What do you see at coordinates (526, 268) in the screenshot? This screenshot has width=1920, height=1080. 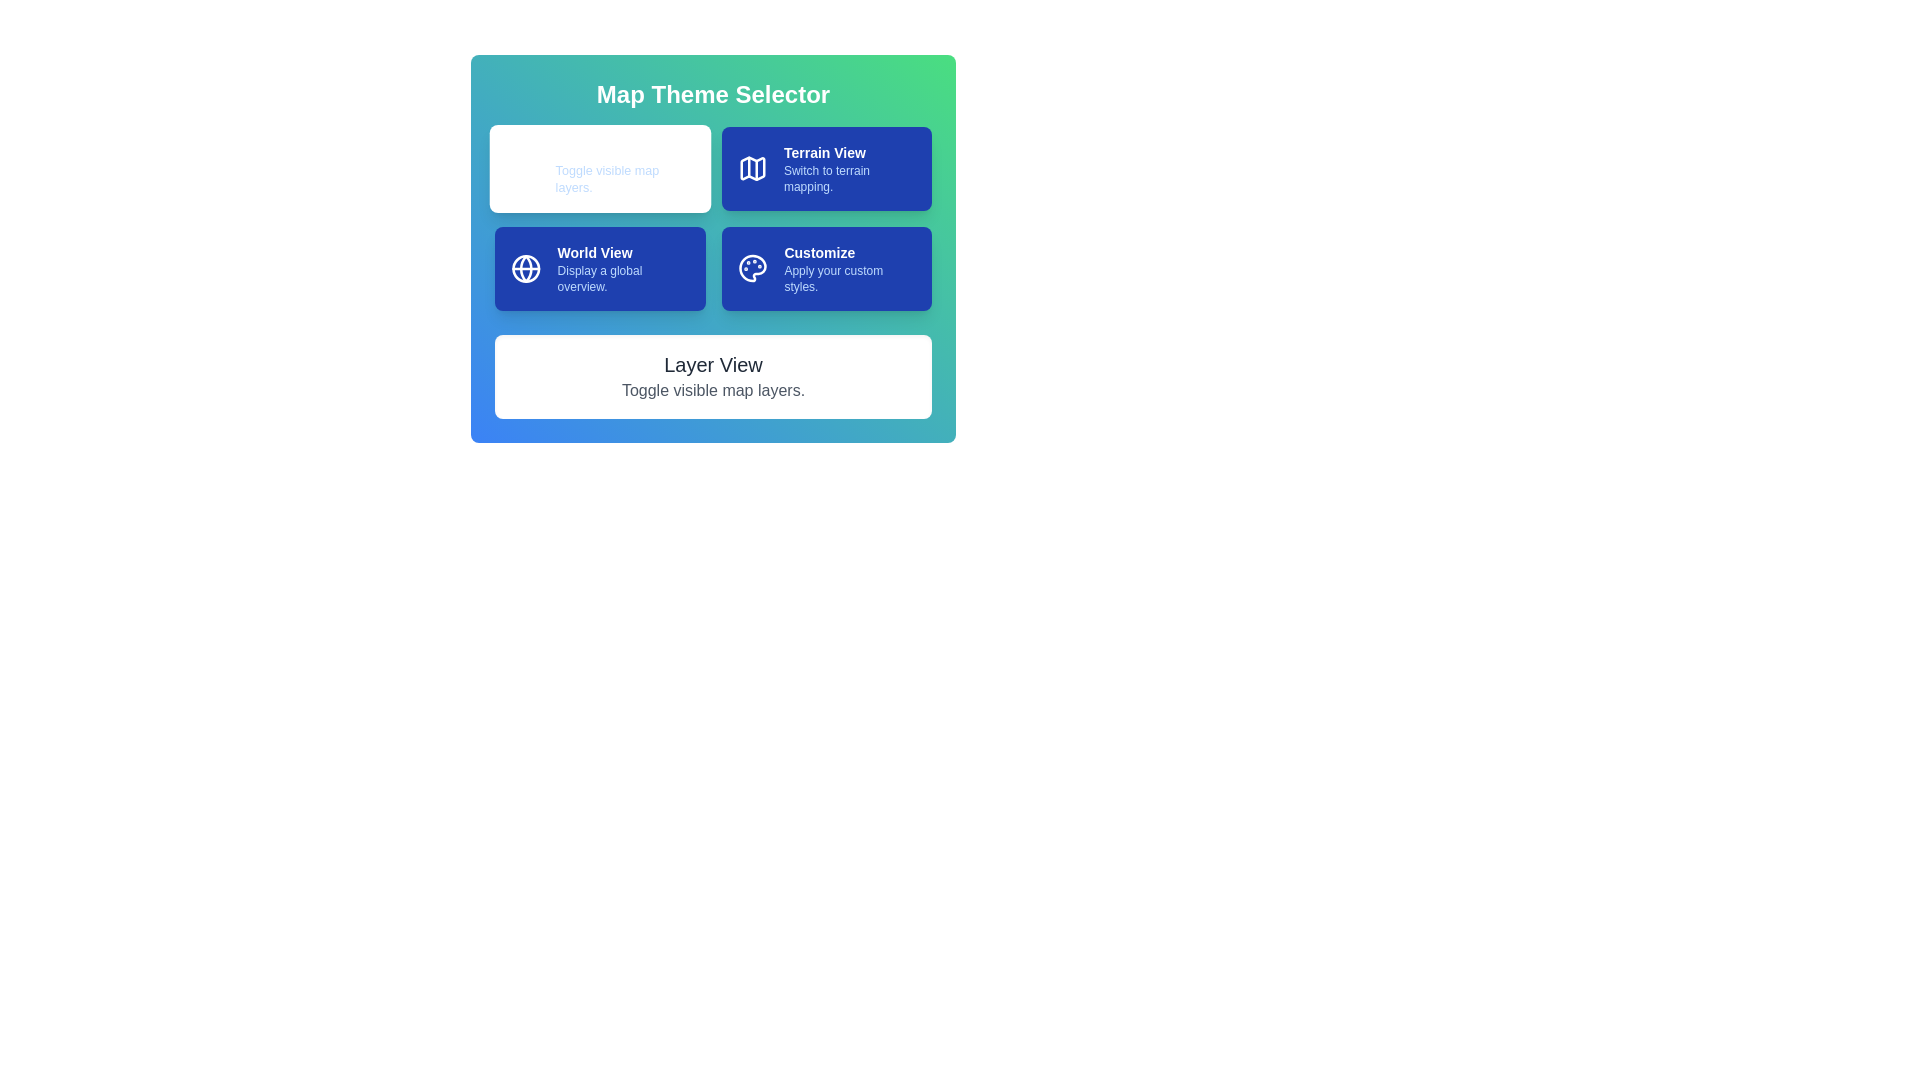 I see `the circular element within the SVG icon, which is centrally positioned in the blue button labeled 'World View.'` at bounding box center [526, 268].